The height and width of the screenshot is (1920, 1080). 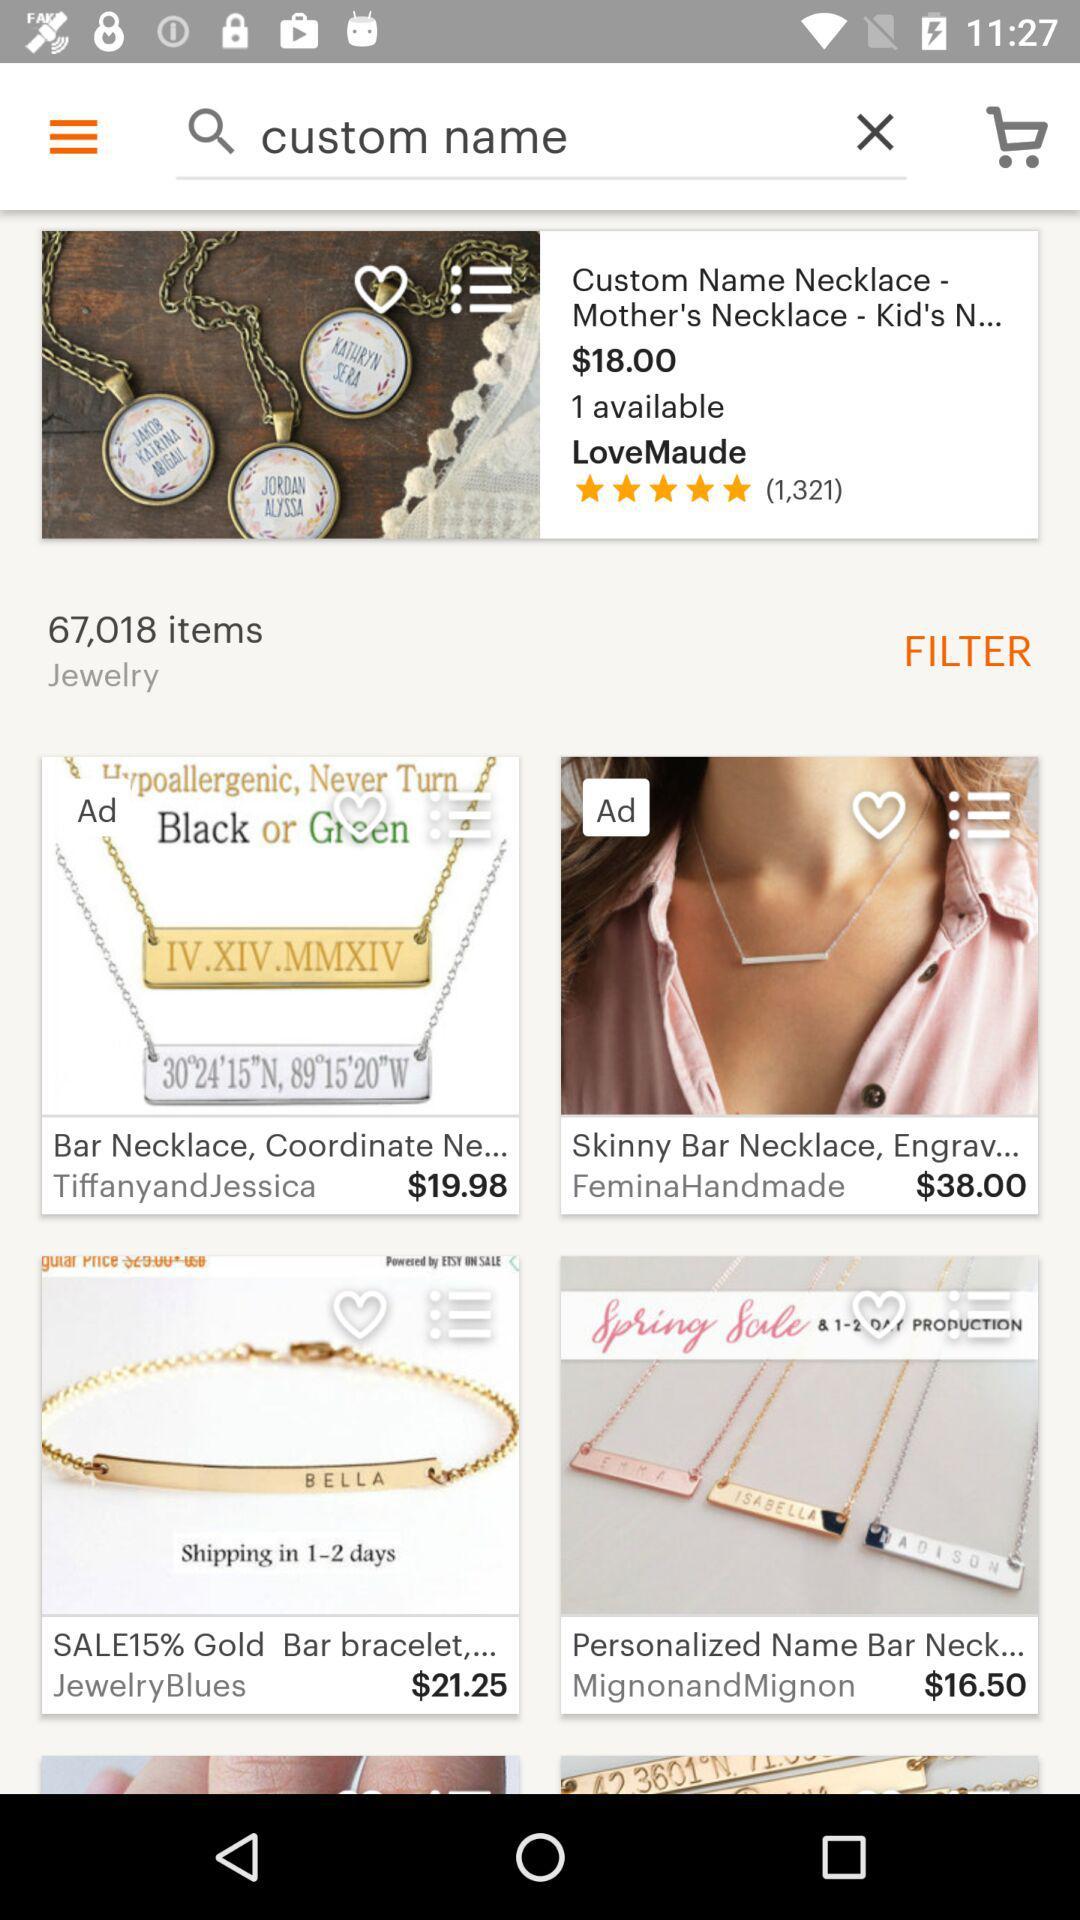 What do you see at coordinates (959, 647) in the screenshot?
I see `filter icon` at bounding box center [959, 647].